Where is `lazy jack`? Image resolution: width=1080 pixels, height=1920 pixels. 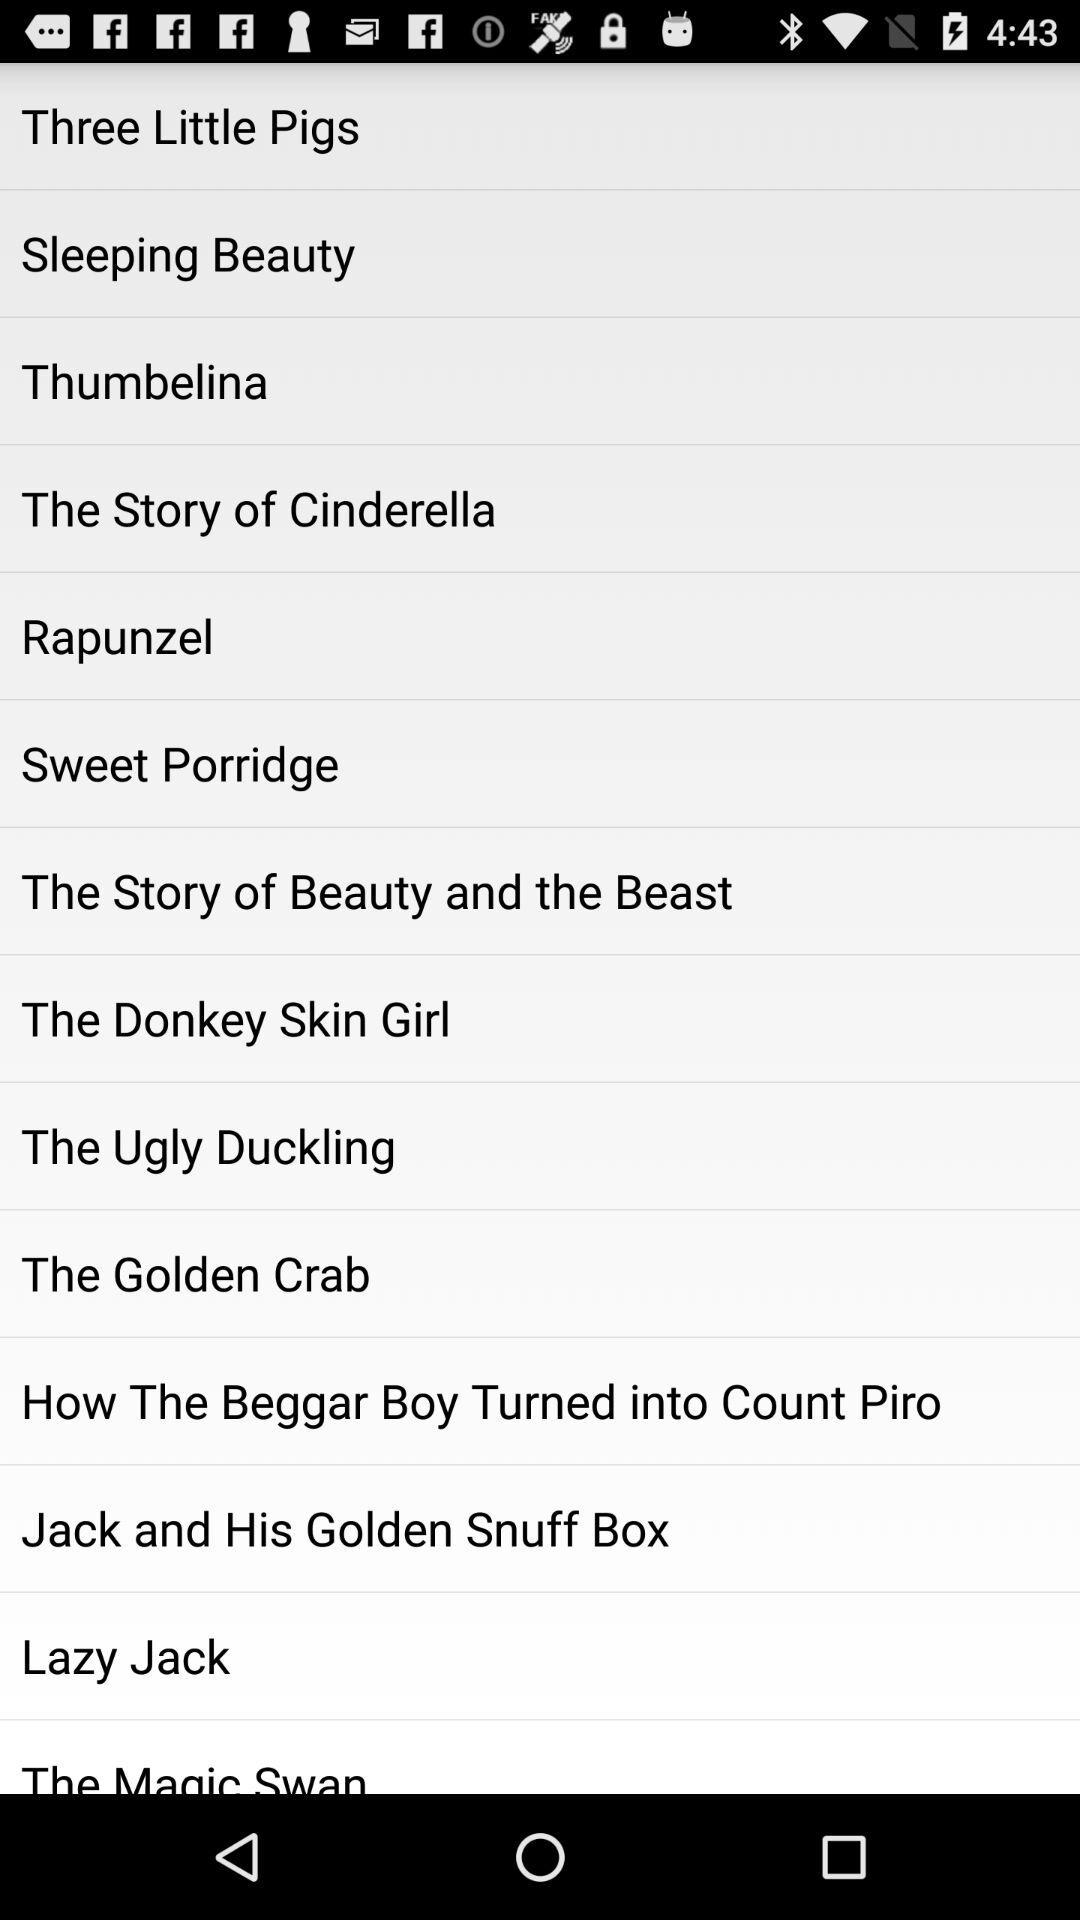
lazy jack is located at coordinates (540, 1656).